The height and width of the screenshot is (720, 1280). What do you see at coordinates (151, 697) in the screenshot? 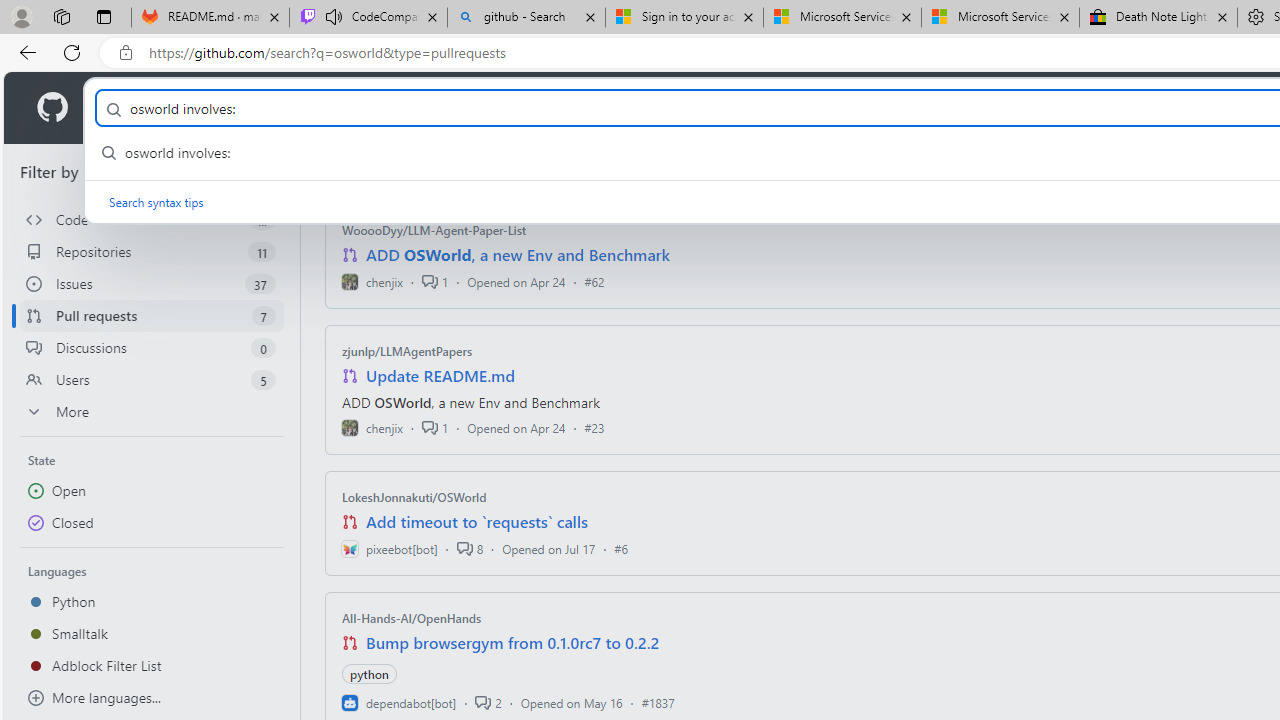
I see `'More languages...'` at bounding box center [151, 697].